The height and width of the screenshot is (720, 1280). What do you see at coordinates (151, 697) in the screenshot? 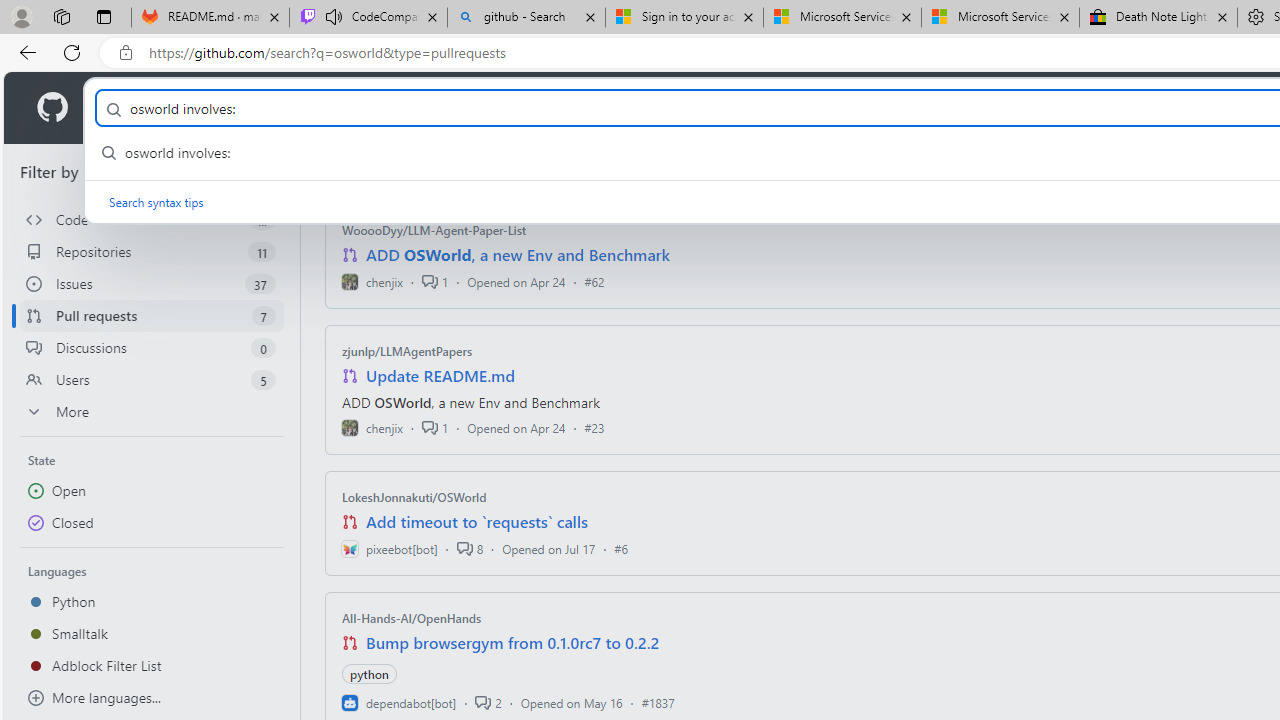
I see `'More languages...'` at bounding box center [151, 697].